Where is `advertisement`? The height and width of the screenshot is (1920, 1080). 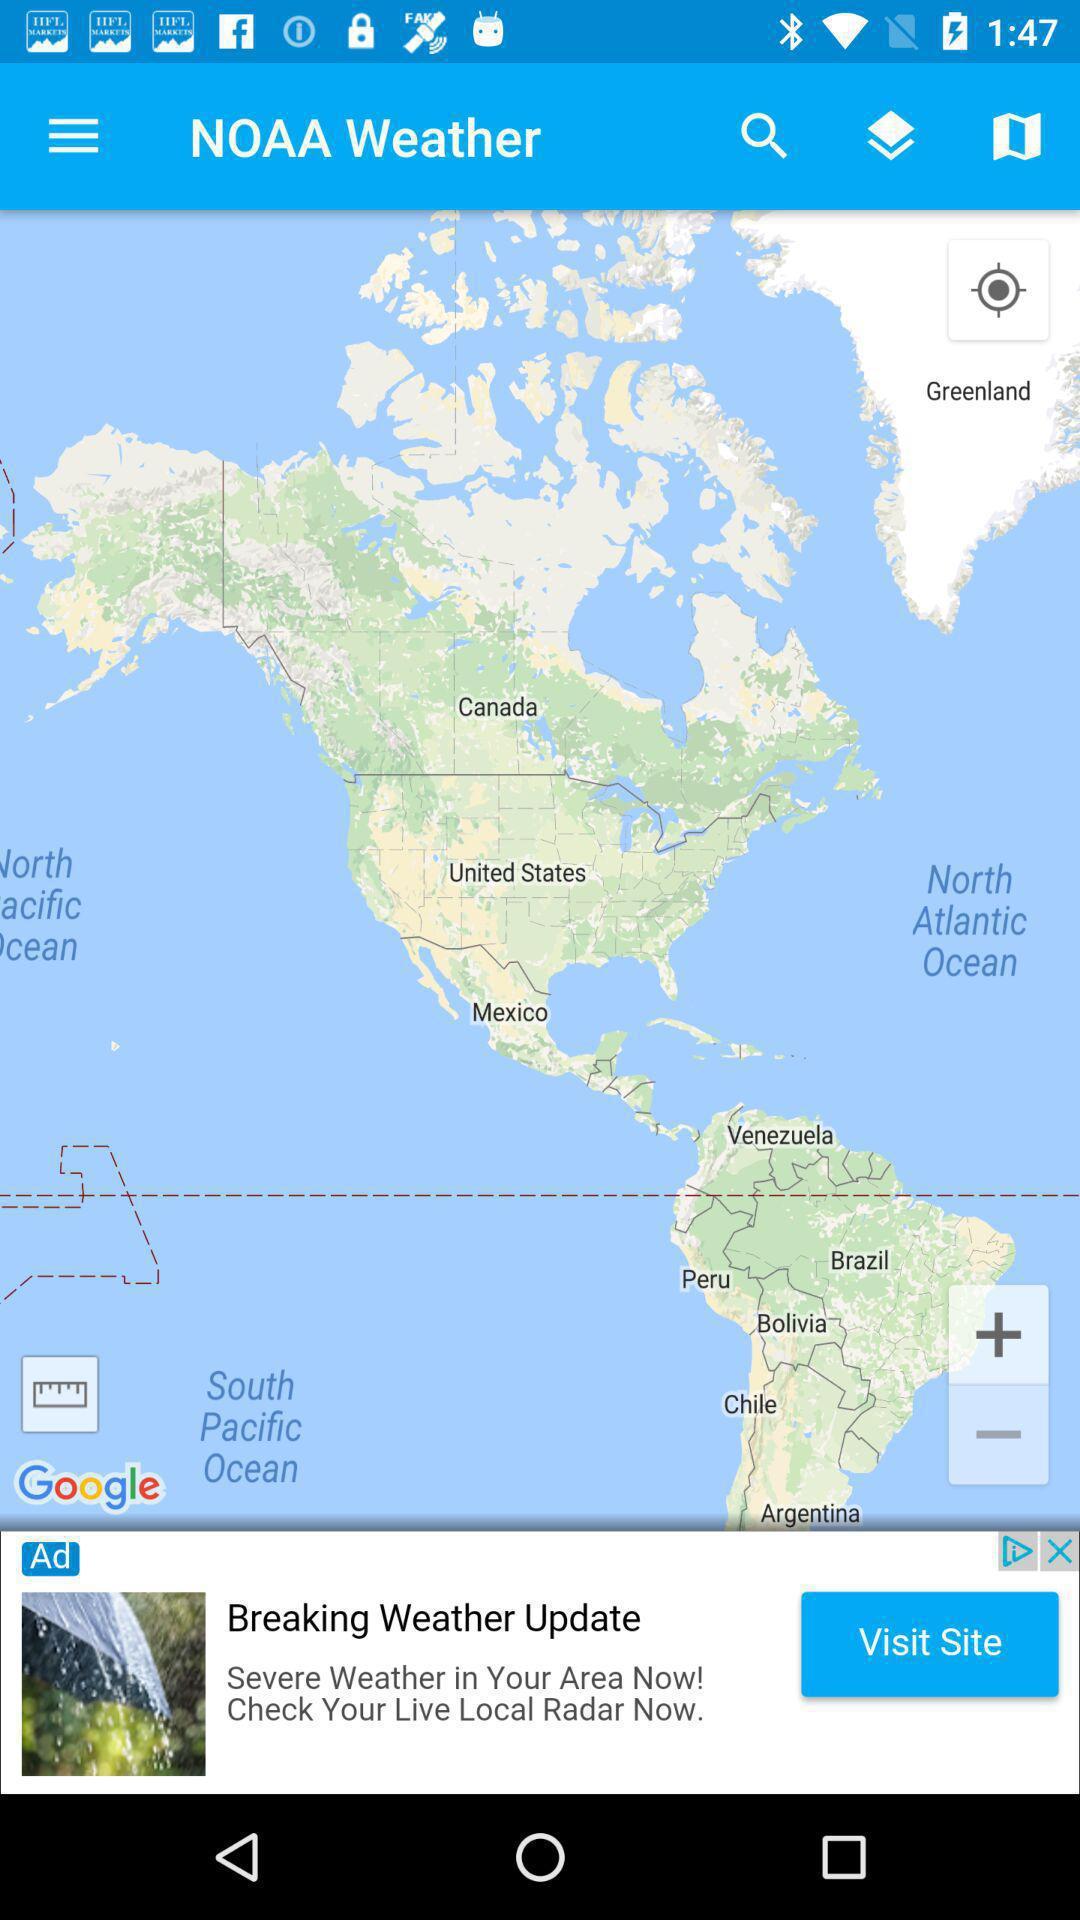
advertisement is located at coordinates (540, 1662).